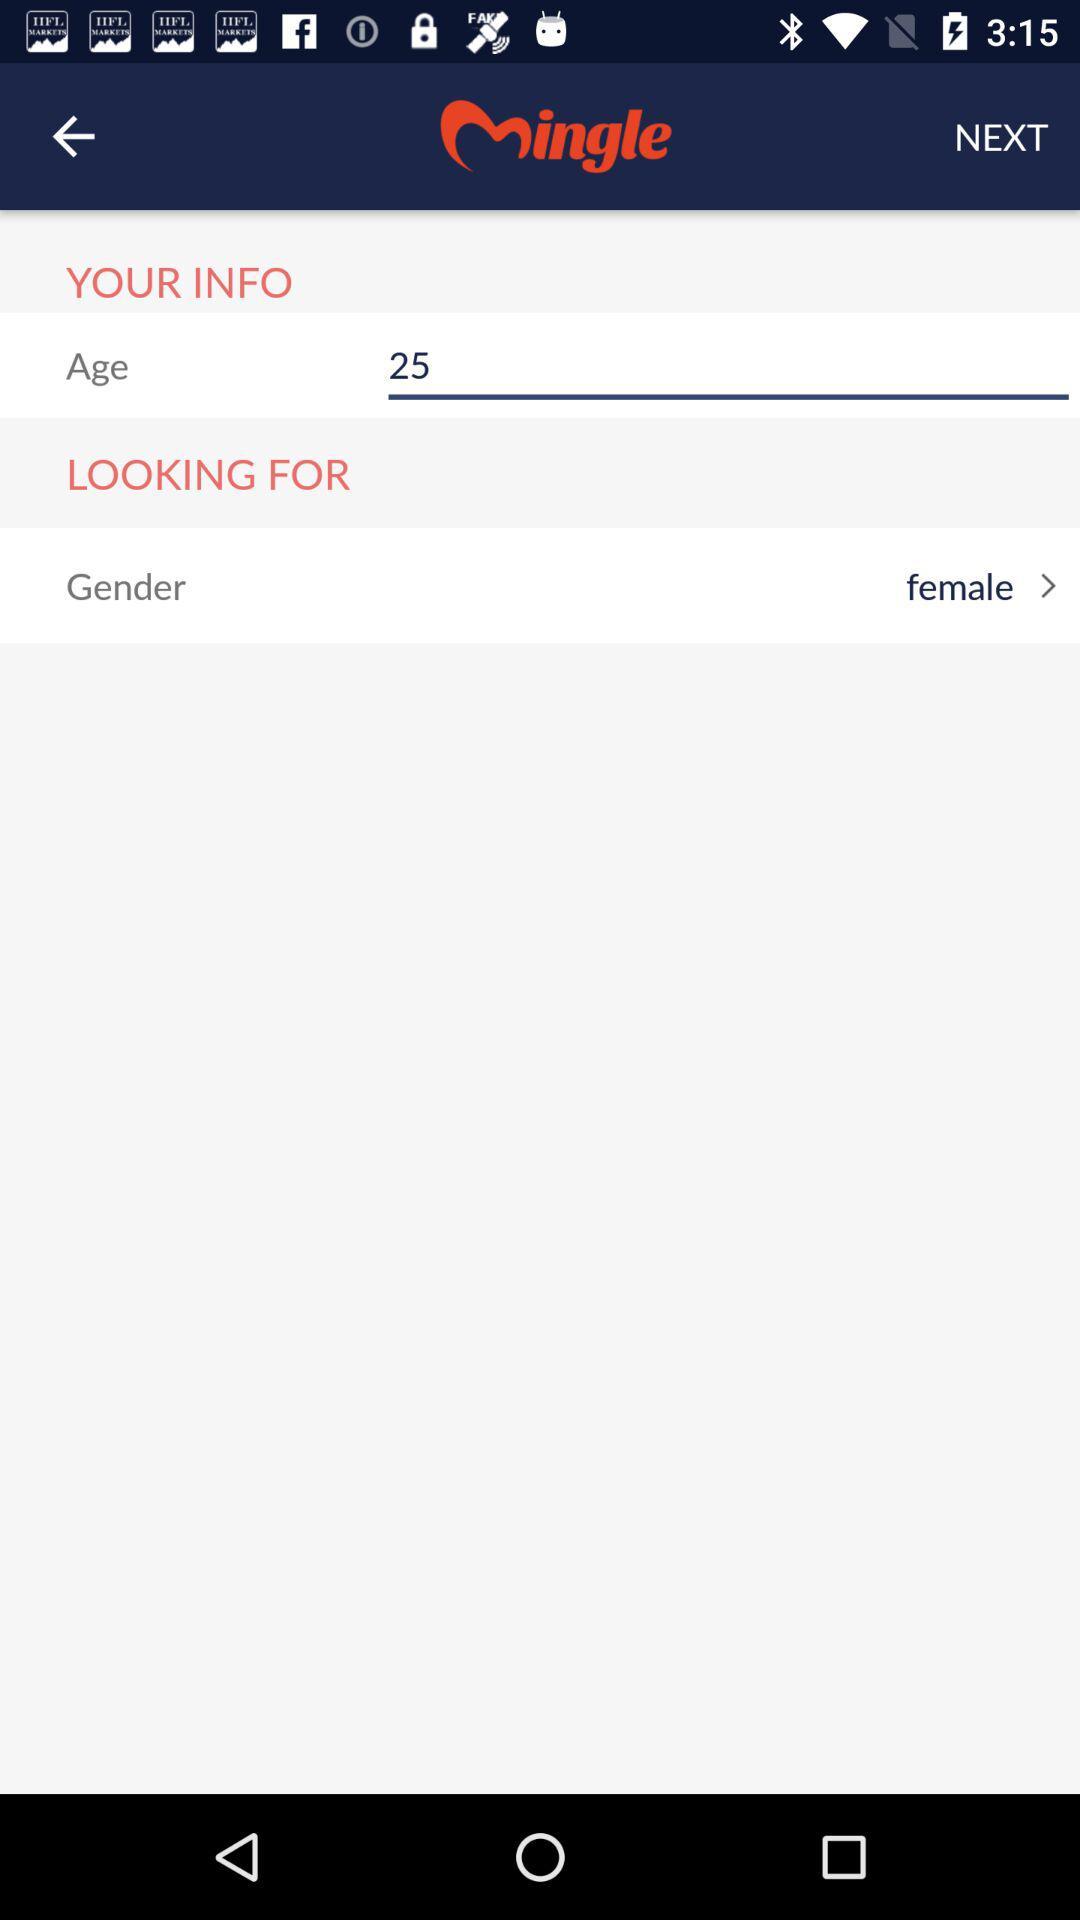 The height and width of the screenshot is (1920, 1080). Describe the element at coordinates (72, 135) in the screenshot. I see `item above the your info icon` at that location.